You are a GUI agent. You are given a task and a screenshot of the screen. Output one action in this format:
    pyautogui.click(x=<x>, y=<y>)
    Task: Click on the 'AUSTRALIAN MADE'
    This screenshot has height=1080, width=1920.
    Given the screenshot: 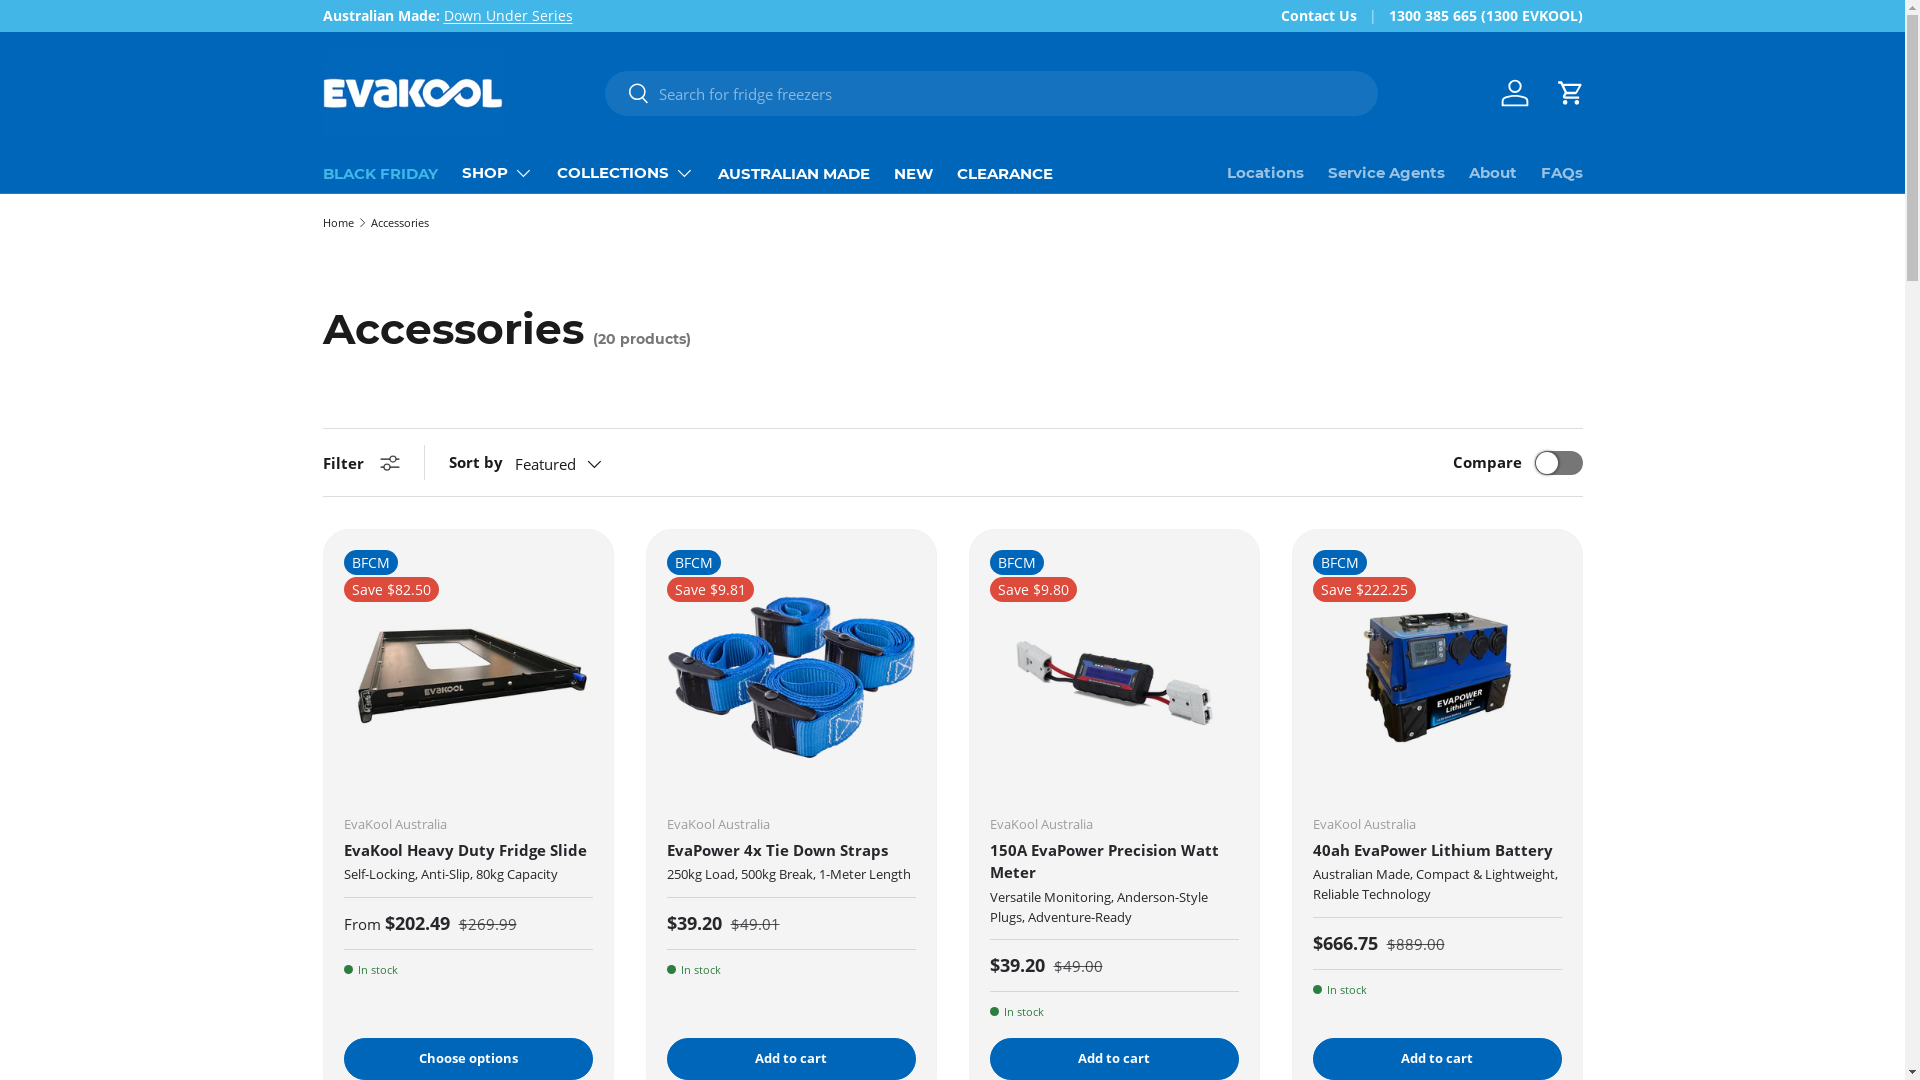 What is the action you would take?
    pyautogui.click(x=792, y=172)
    